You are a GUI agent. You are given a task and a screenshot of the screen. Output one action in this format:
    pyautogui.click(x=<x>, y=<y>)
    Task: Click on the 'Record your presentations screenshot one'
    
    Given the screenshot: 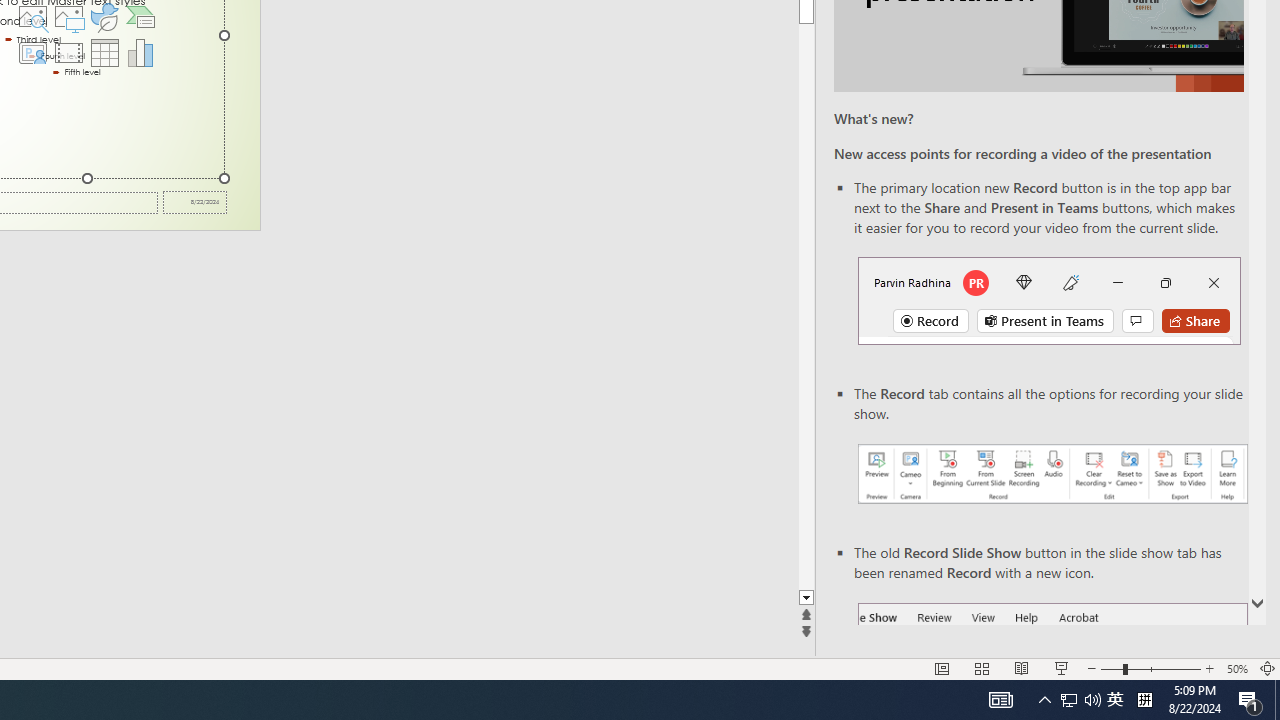 What is the action you would take?
    pyautogui.click(x=1051, y=474)
    